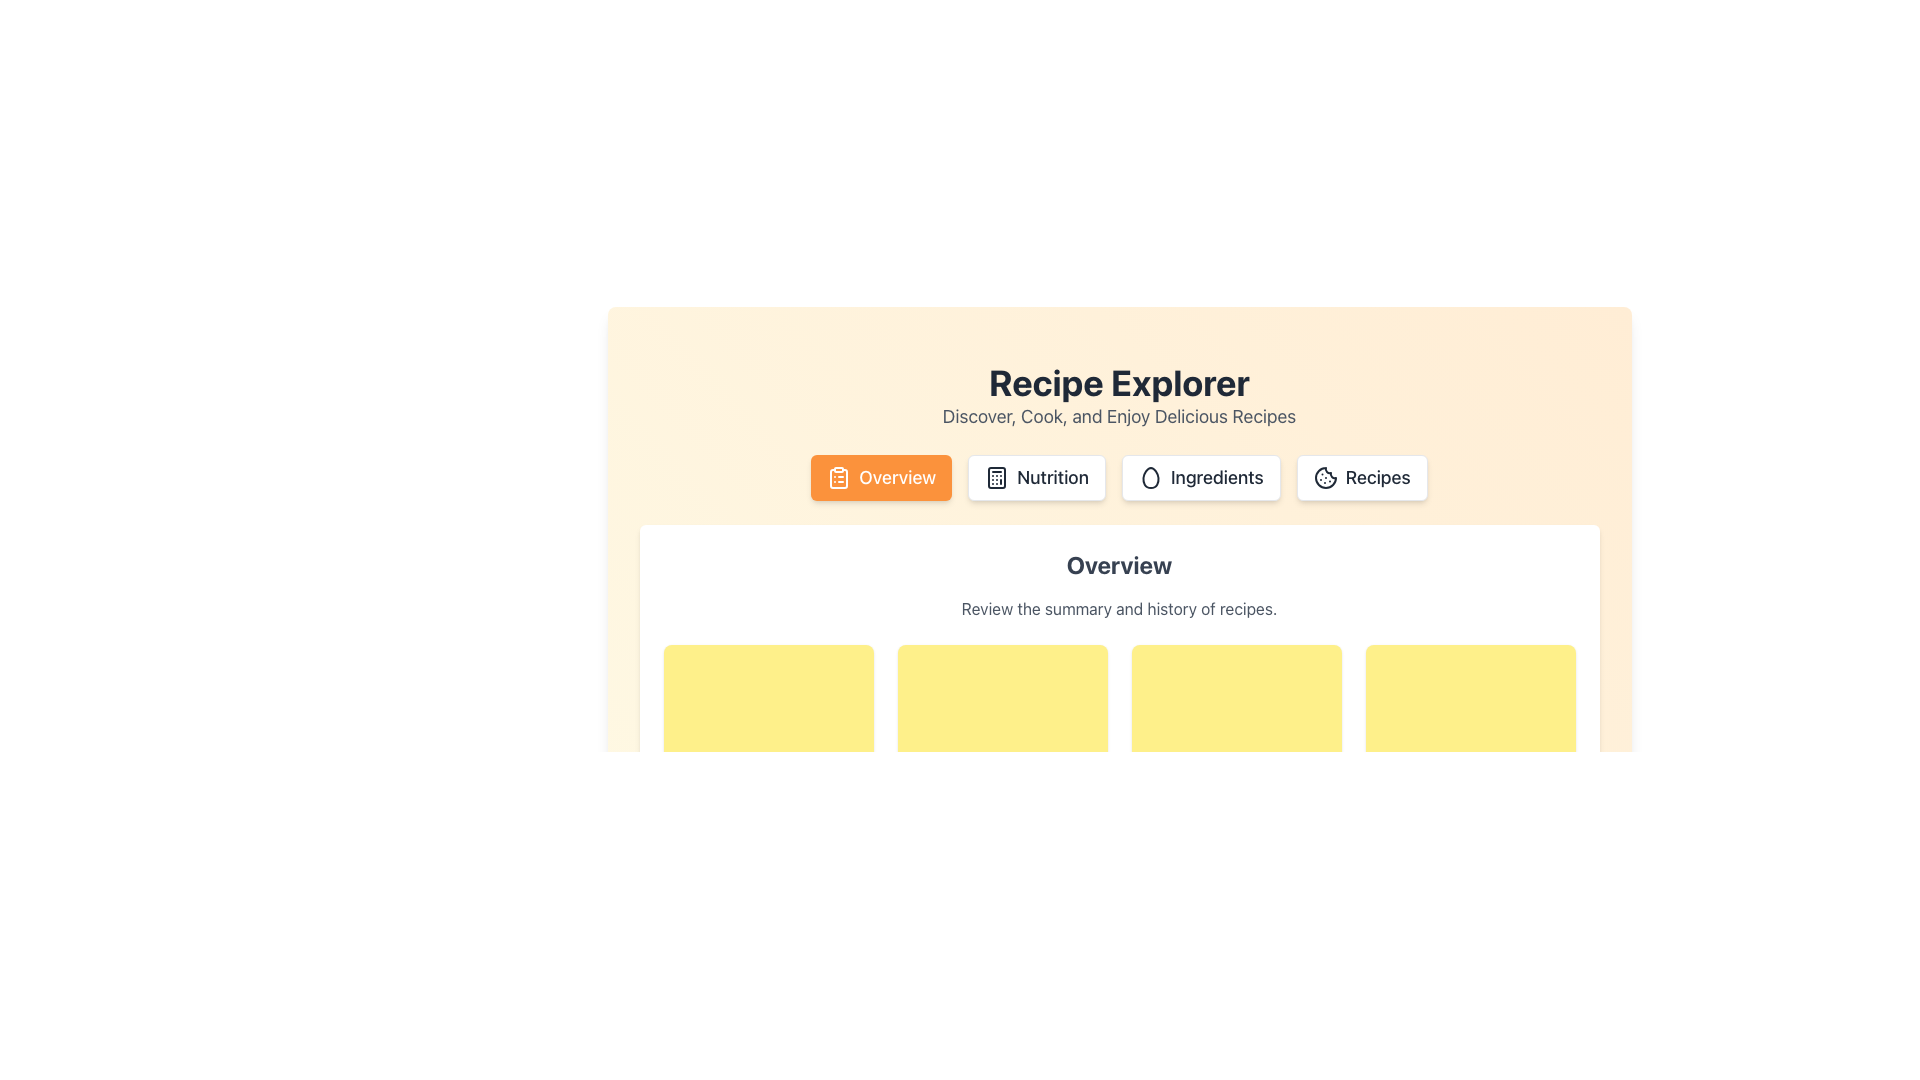 This screenshot has height=1080, width=1920. What do you see at coordinates (1118, 415) in the screenshot?
I see `descriptive text located directly below the 'Recipe Explorer' header, which provides additional context about the feature` at bounding box center [1118, 415].